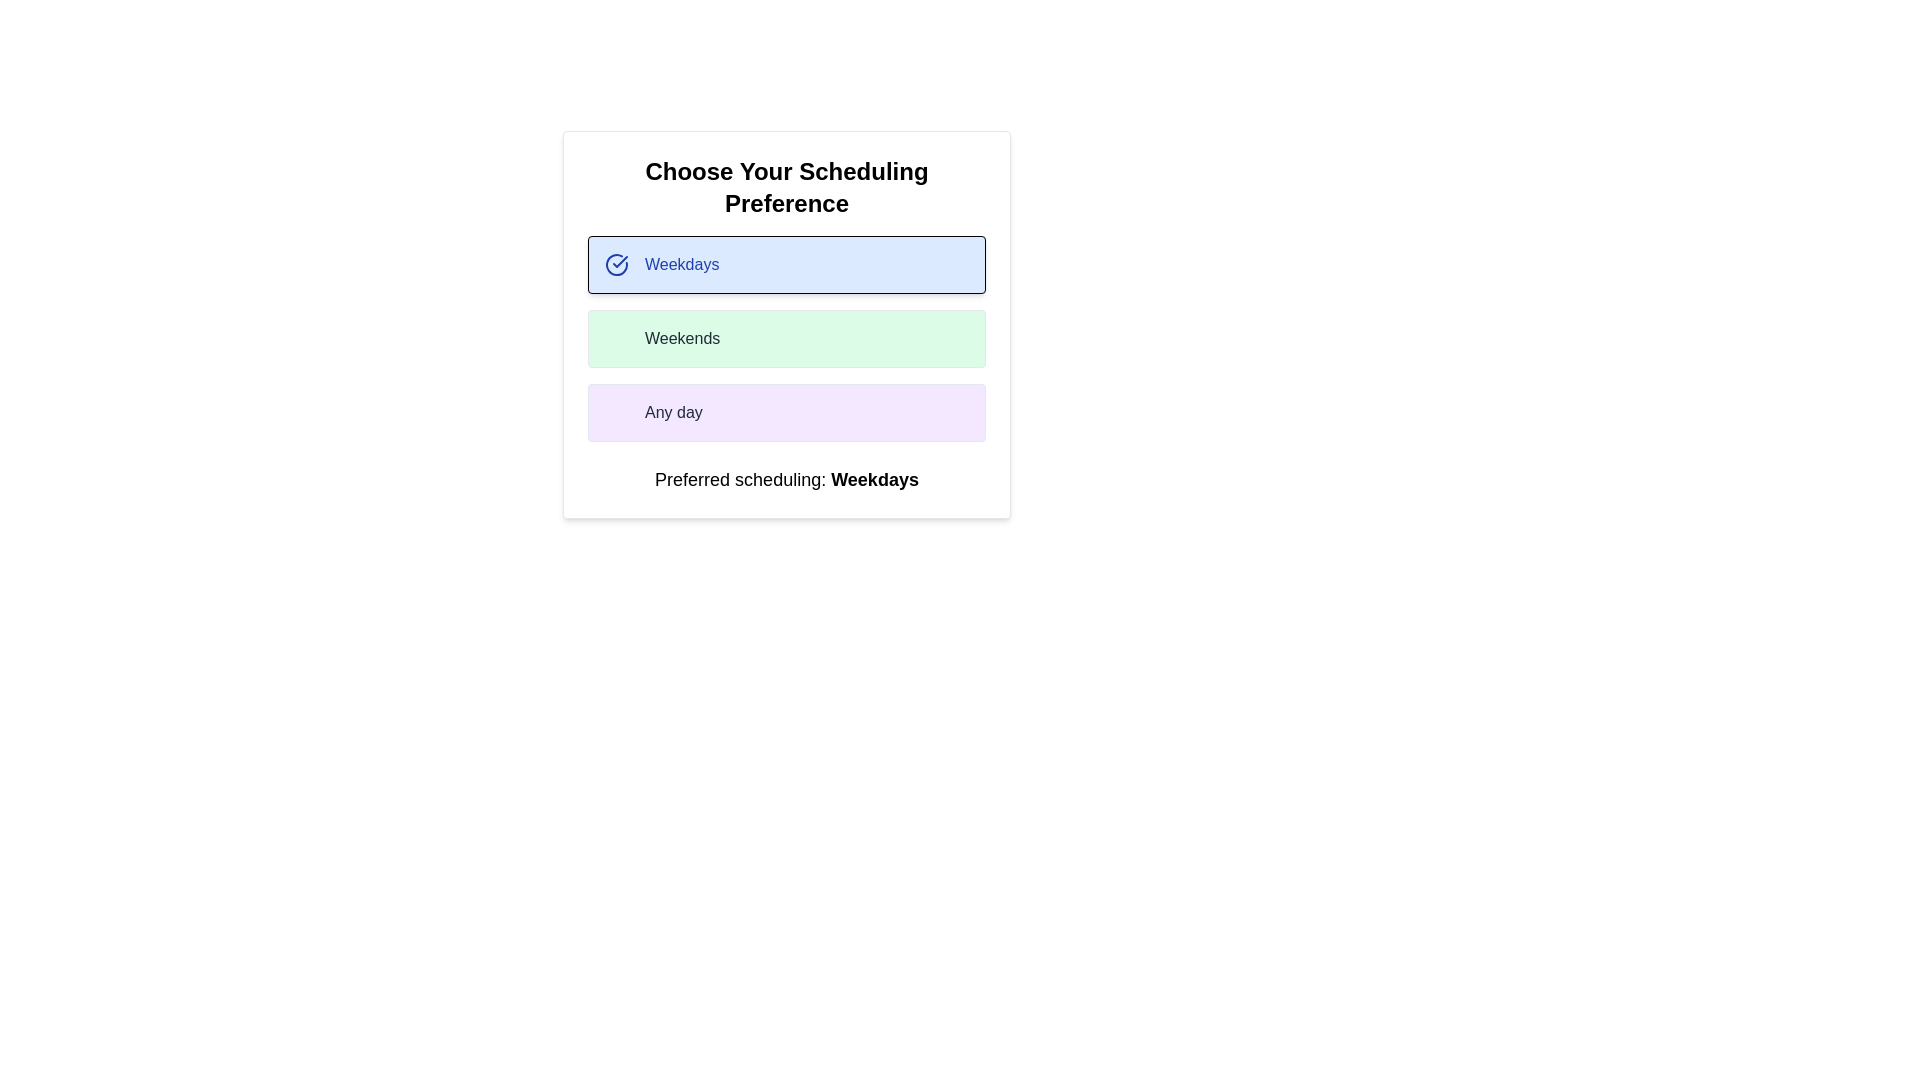 This screenshot has width=1920, height=1080. I want to click on the label displaying 'Preferred scheduling: Weekdays' that is positioned at the bottom of the card layout, below the options of 'Weekdays', 'Weekends', and 'Any day', so click(786, 479).